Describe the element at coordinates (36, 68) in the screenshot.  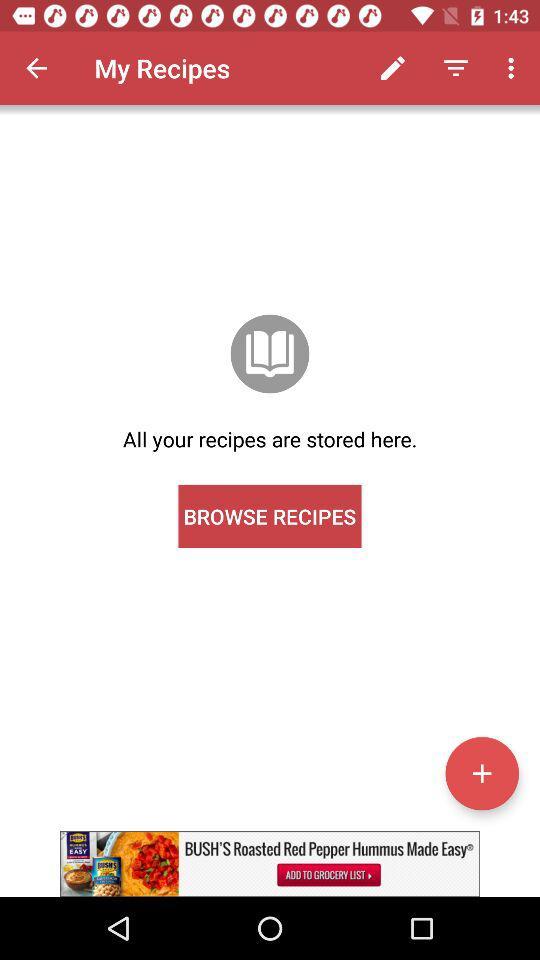
I see `go back` at that location.